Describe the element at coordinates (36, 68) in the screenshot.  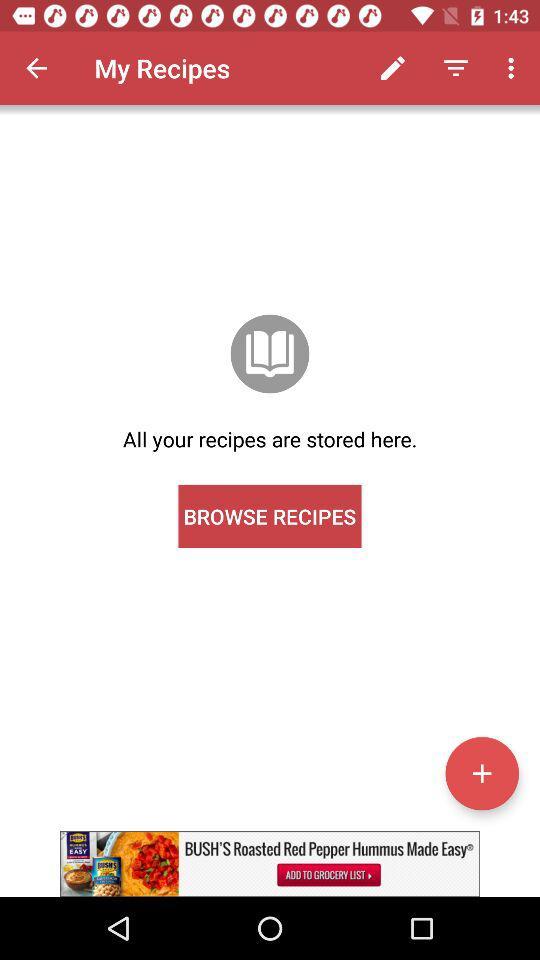
I see `go back` at that location.